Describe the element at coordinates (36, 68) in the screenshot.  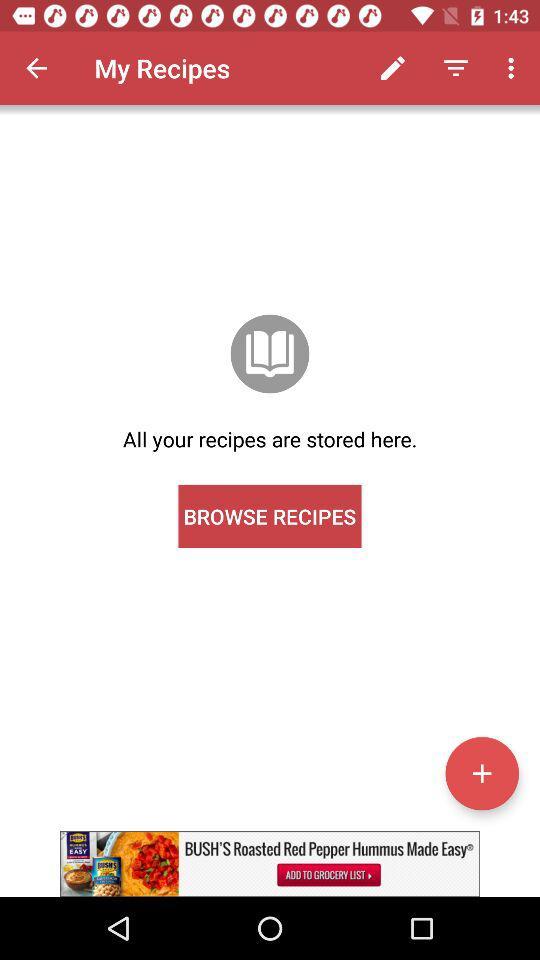
I see `go back` at that location.